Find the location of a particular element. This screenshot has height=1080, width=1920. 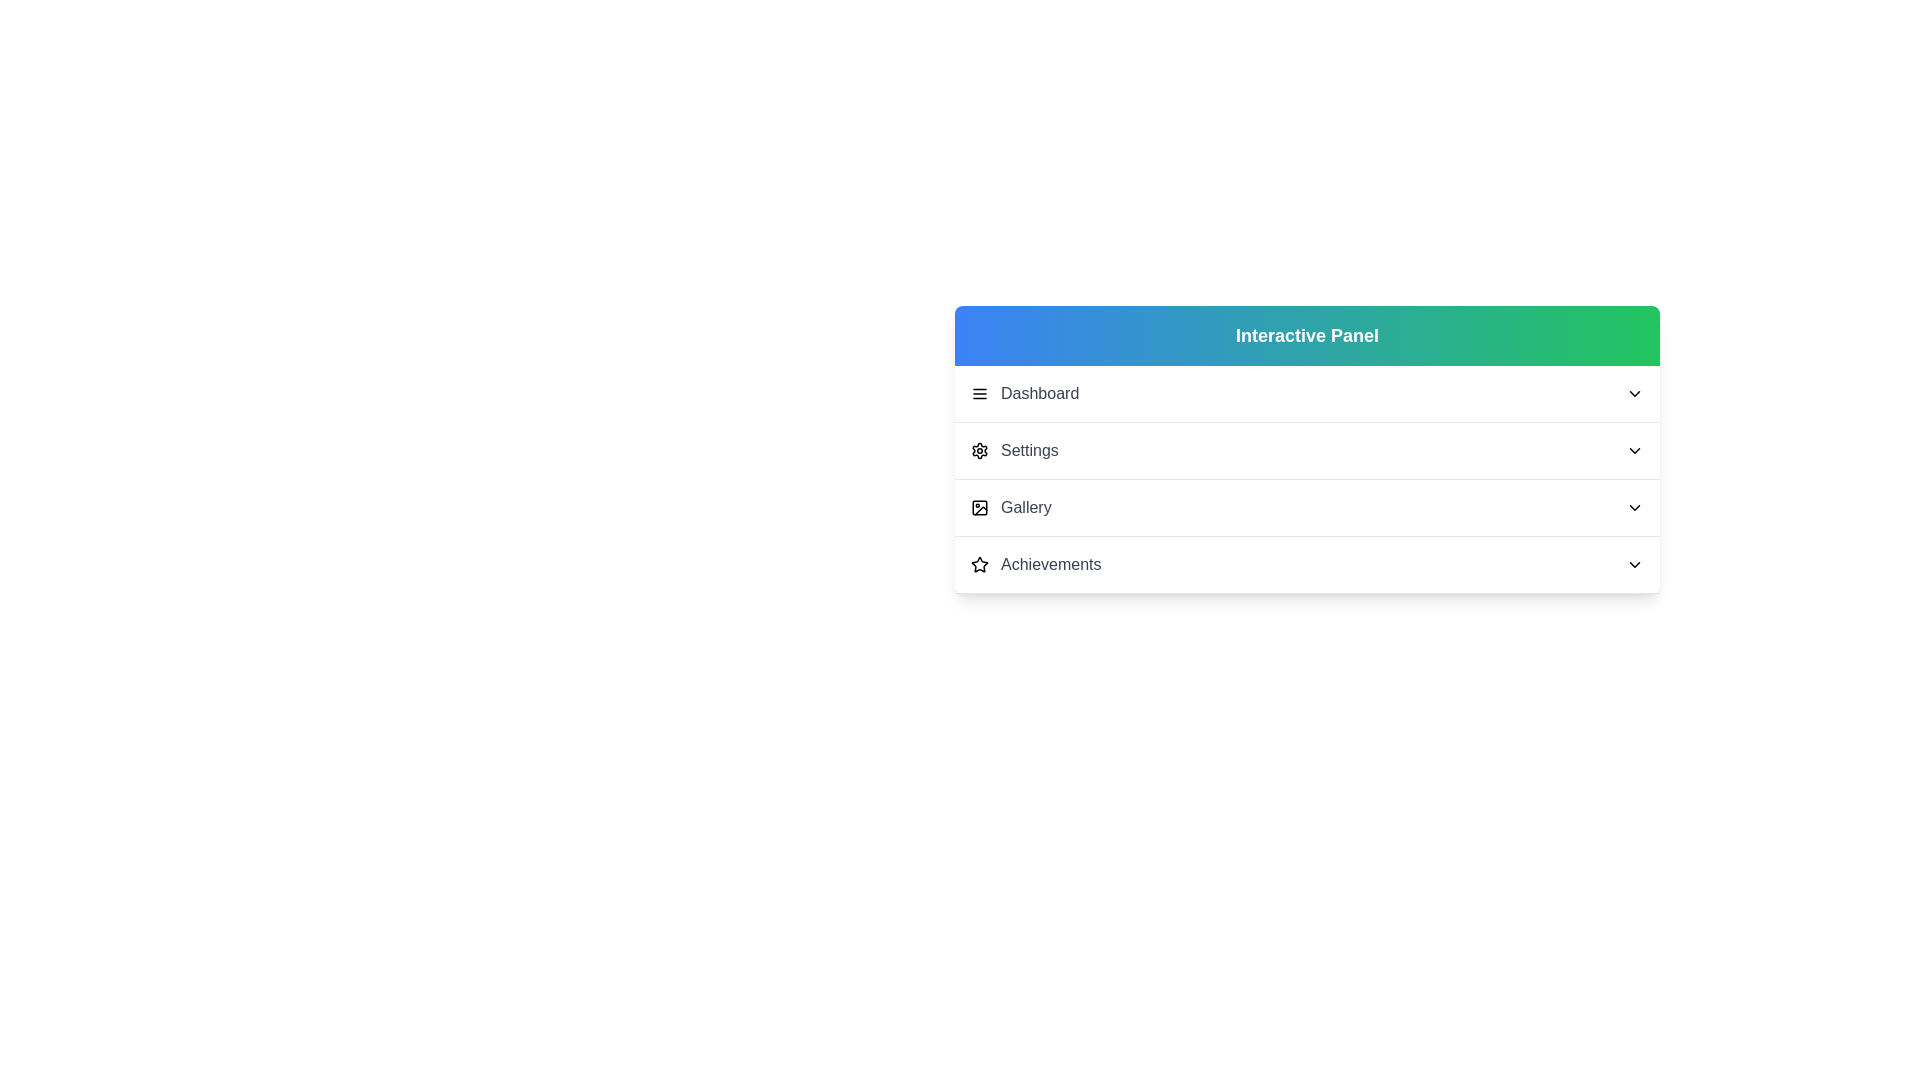

the 'Achievements' list item in the navigation menu, which is the fourth item in the vertical list located under the Interactive Panel is located at coordinates (1036, 564).